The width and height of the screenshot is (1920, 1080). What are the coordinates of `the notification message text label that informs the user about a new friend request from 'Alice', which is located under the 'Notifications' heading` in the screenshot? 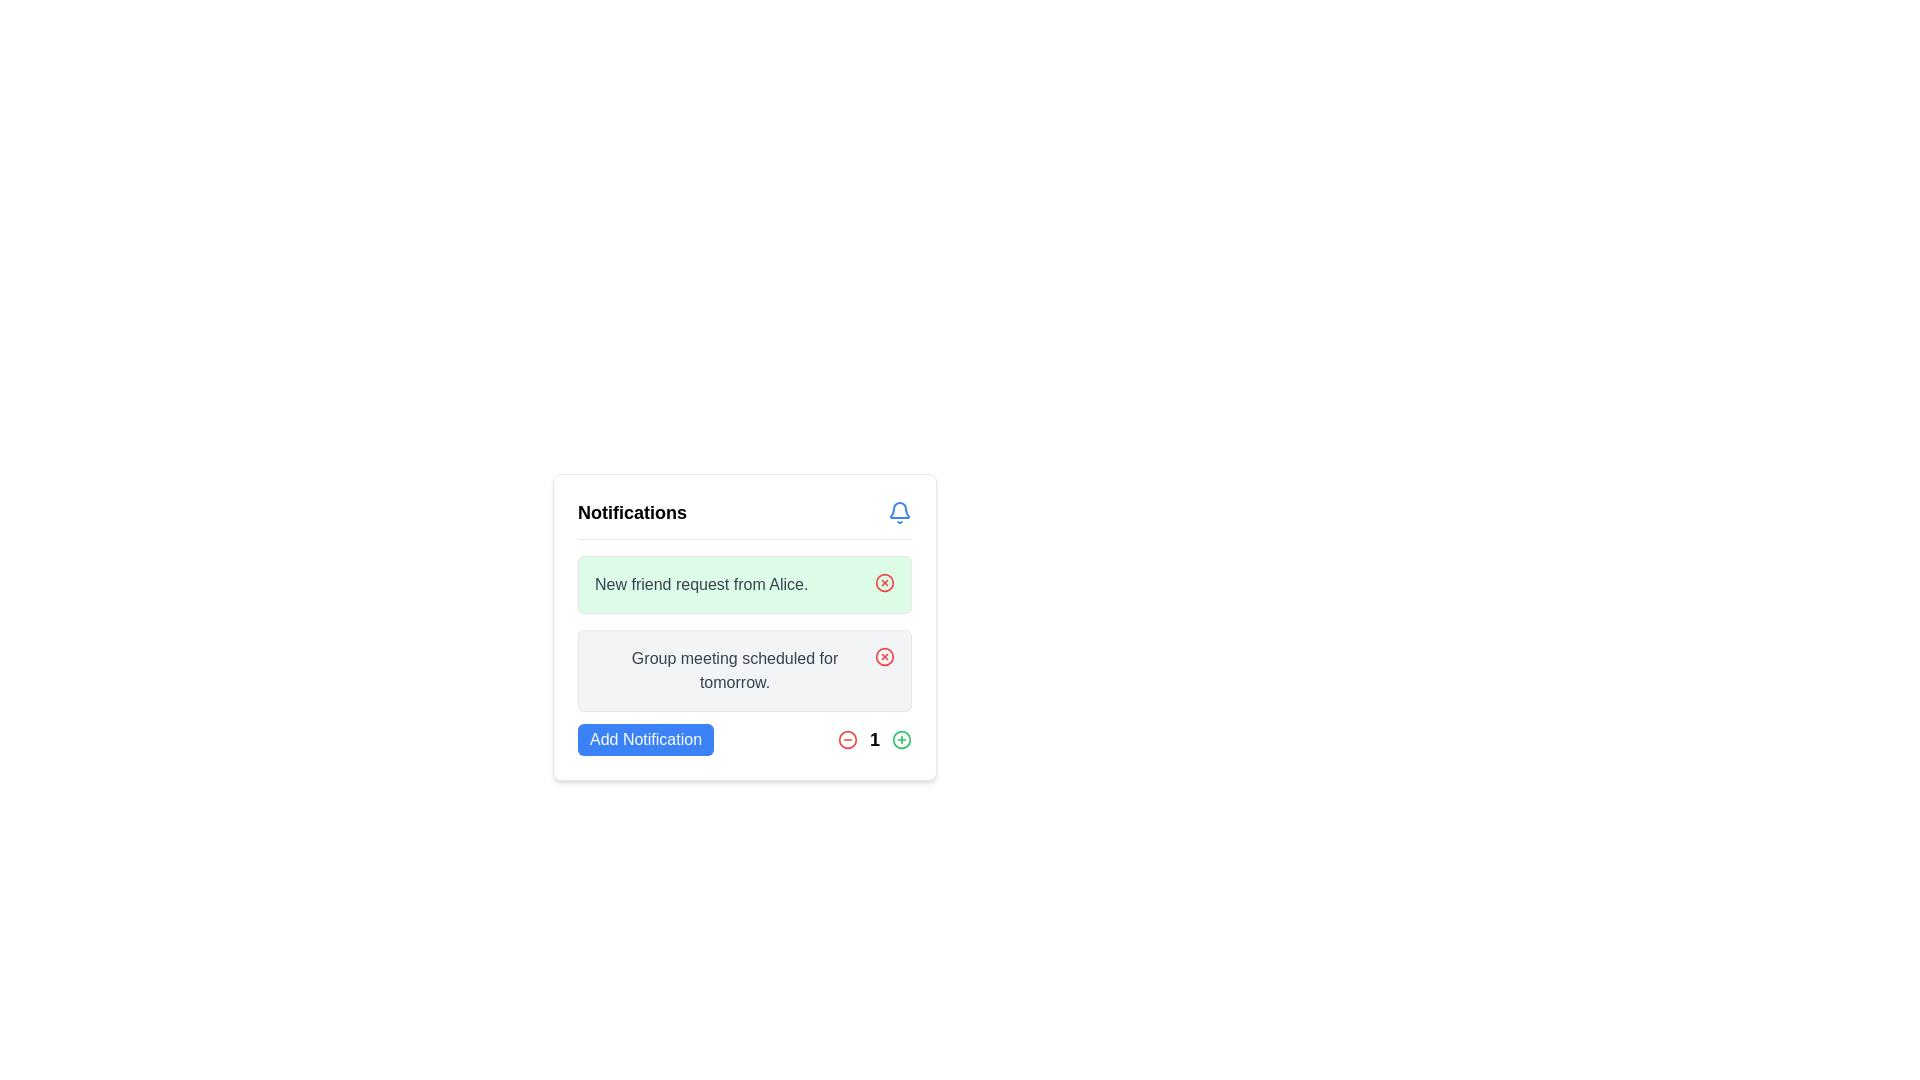 It's located at (701, 585).